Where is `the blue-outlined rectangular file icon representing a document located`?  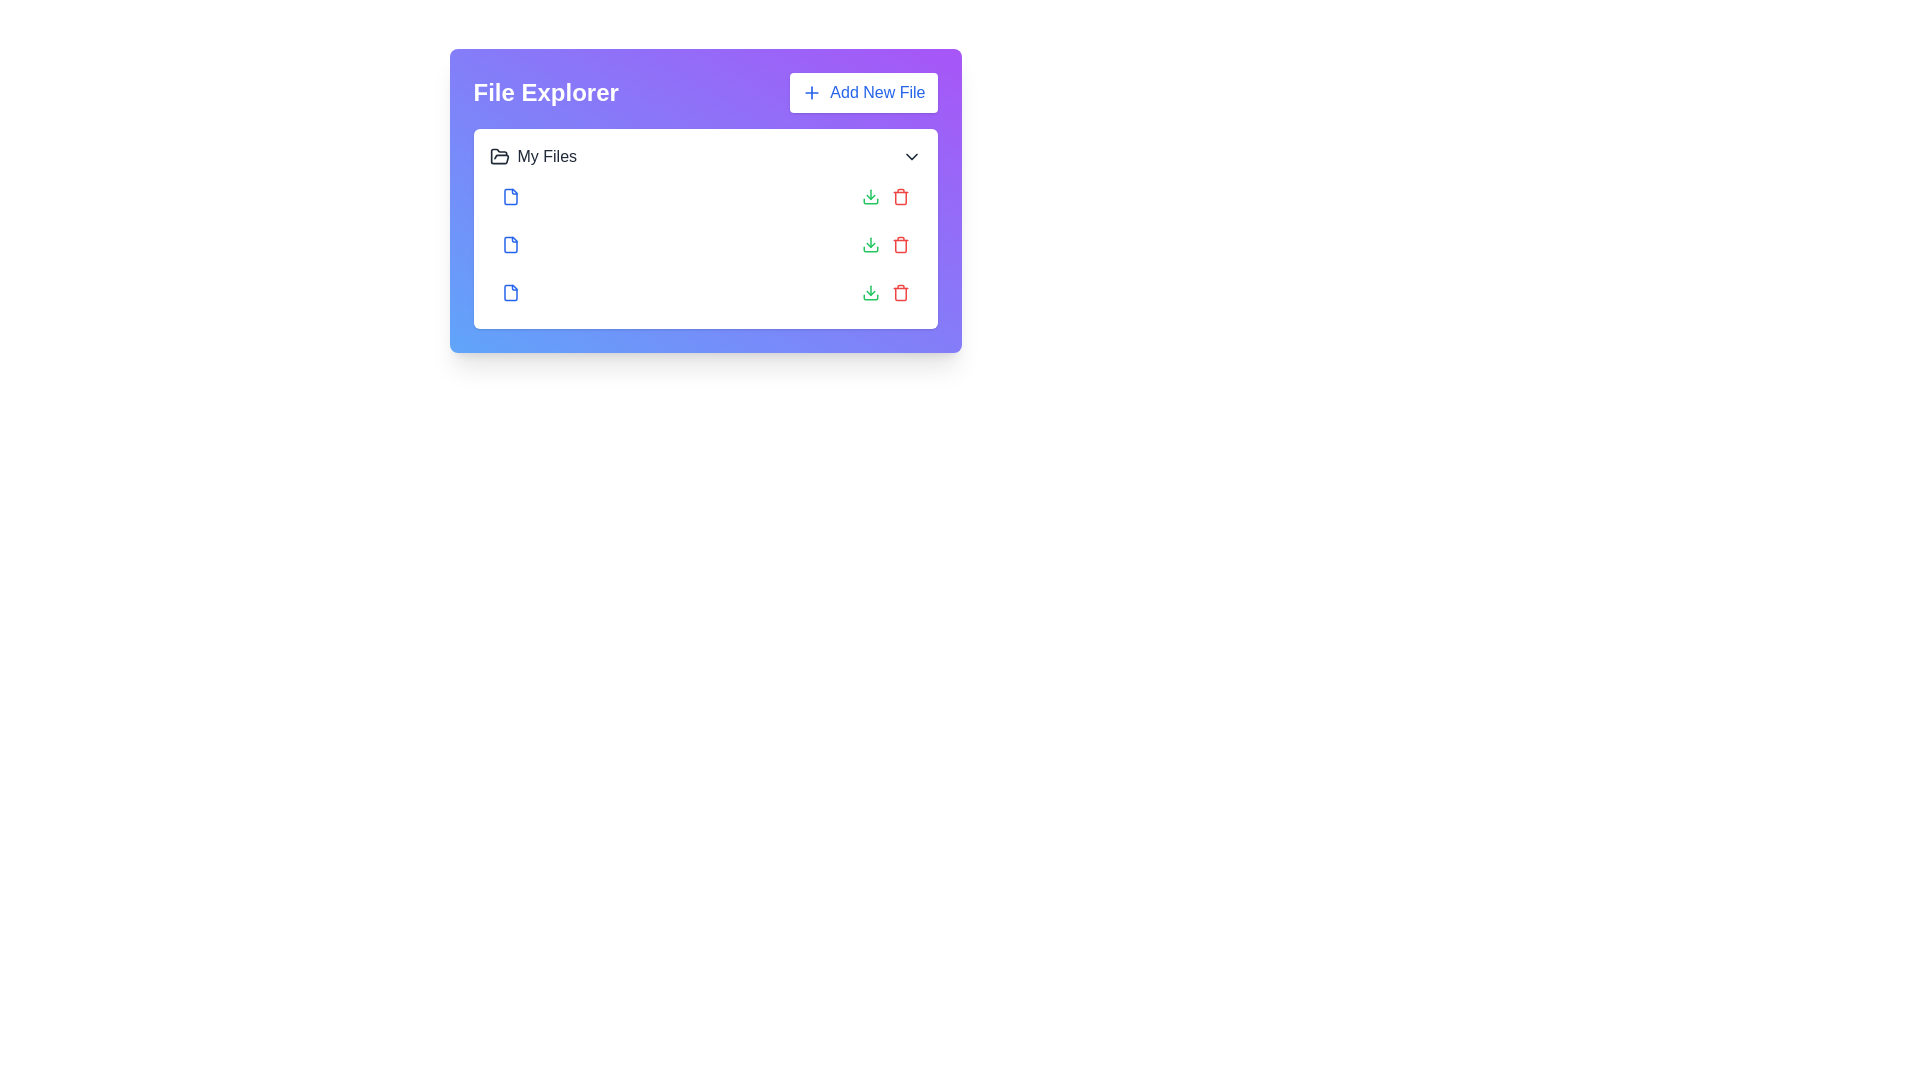
the blue-outlined rectangular file icon representing a document located is located at coordinates (510, 293).